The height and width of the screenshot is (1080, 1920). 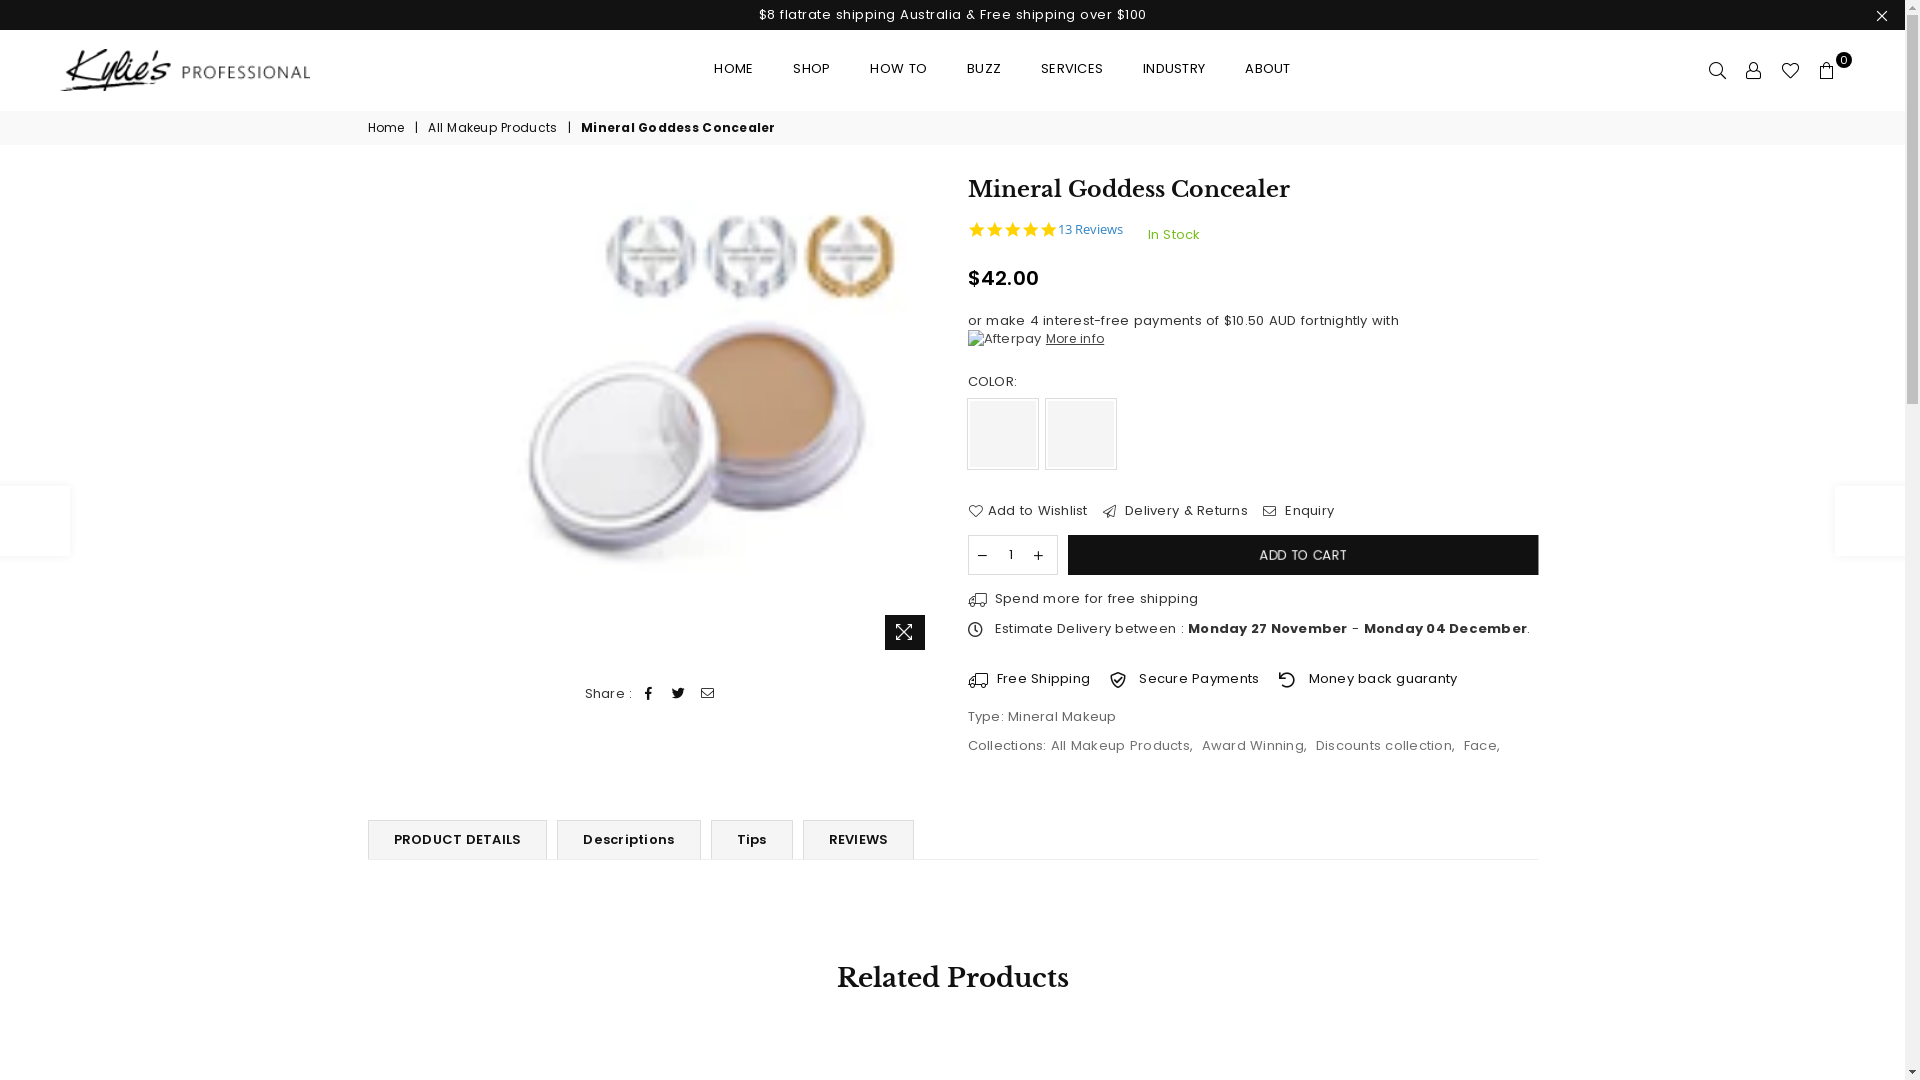 What do you see at coordinates (1480, 745) in the screenshot?
I see `'Face'` at bounding box center [1480, 745].